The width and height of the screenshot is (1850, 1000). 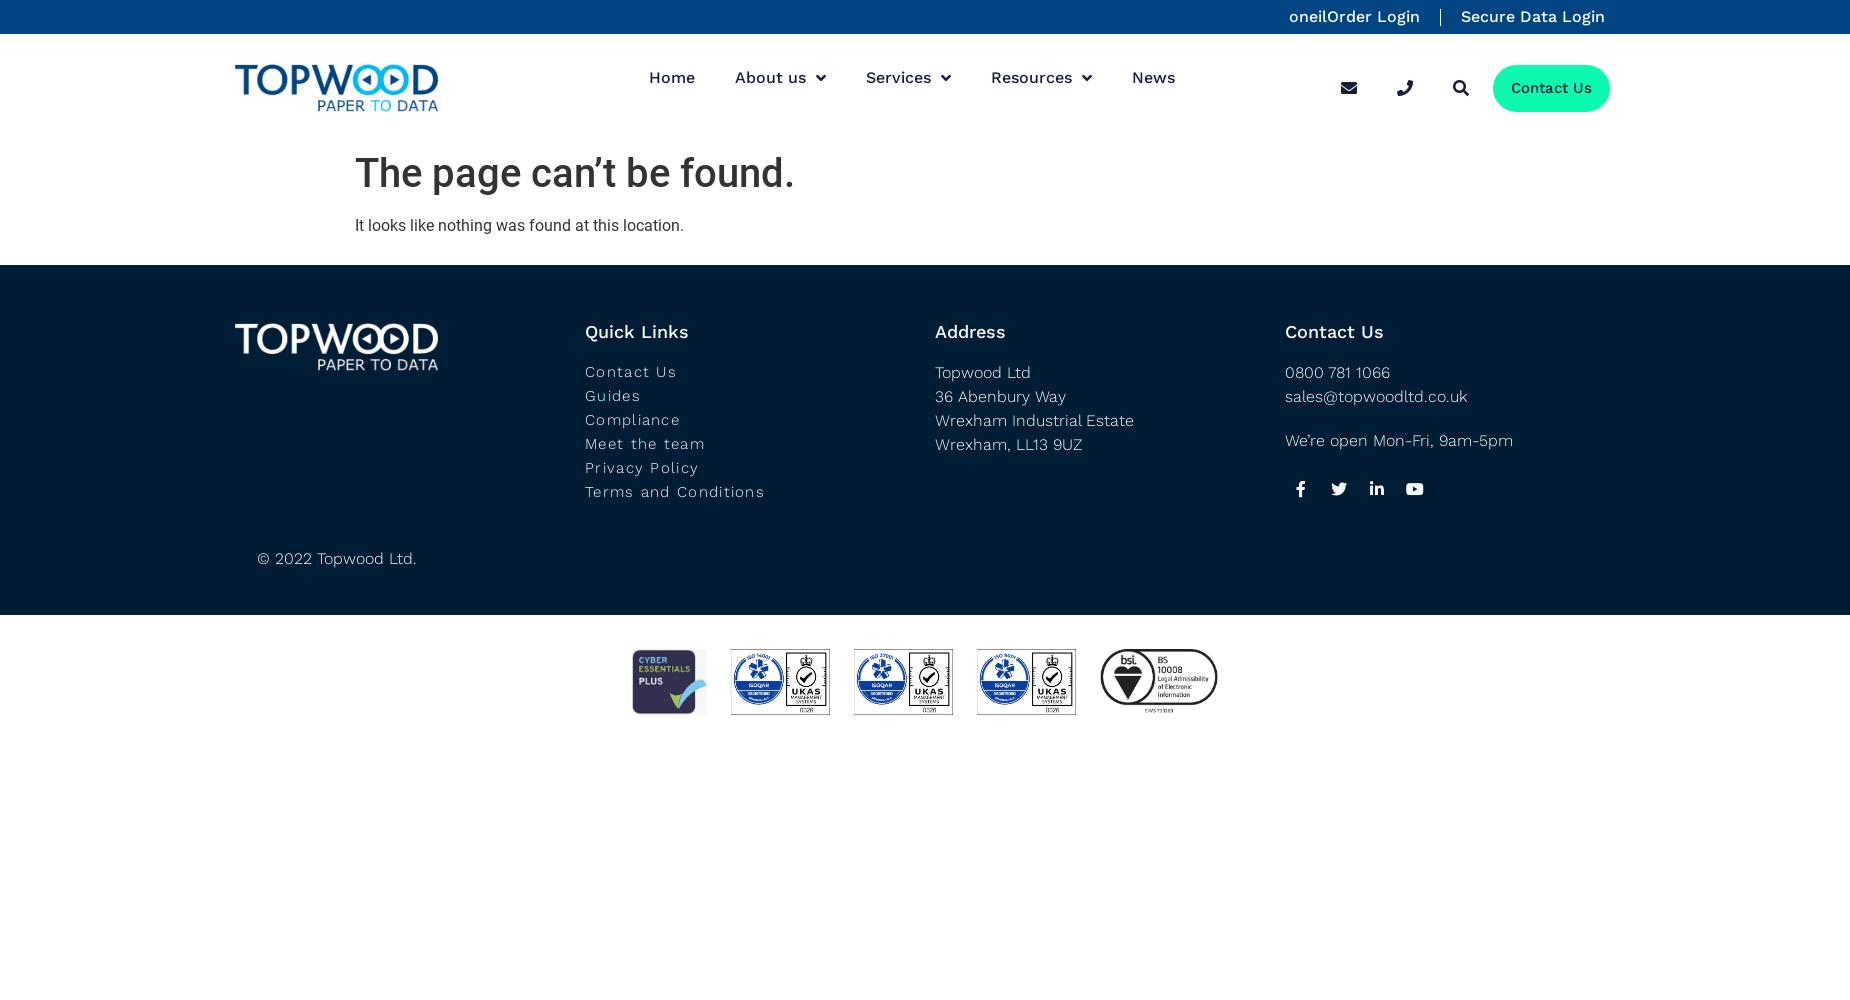 What do you see at coordinates (675, 490) in the screenshot?
I see `'Terms and Conditions'` at bounding box center [675, 490].